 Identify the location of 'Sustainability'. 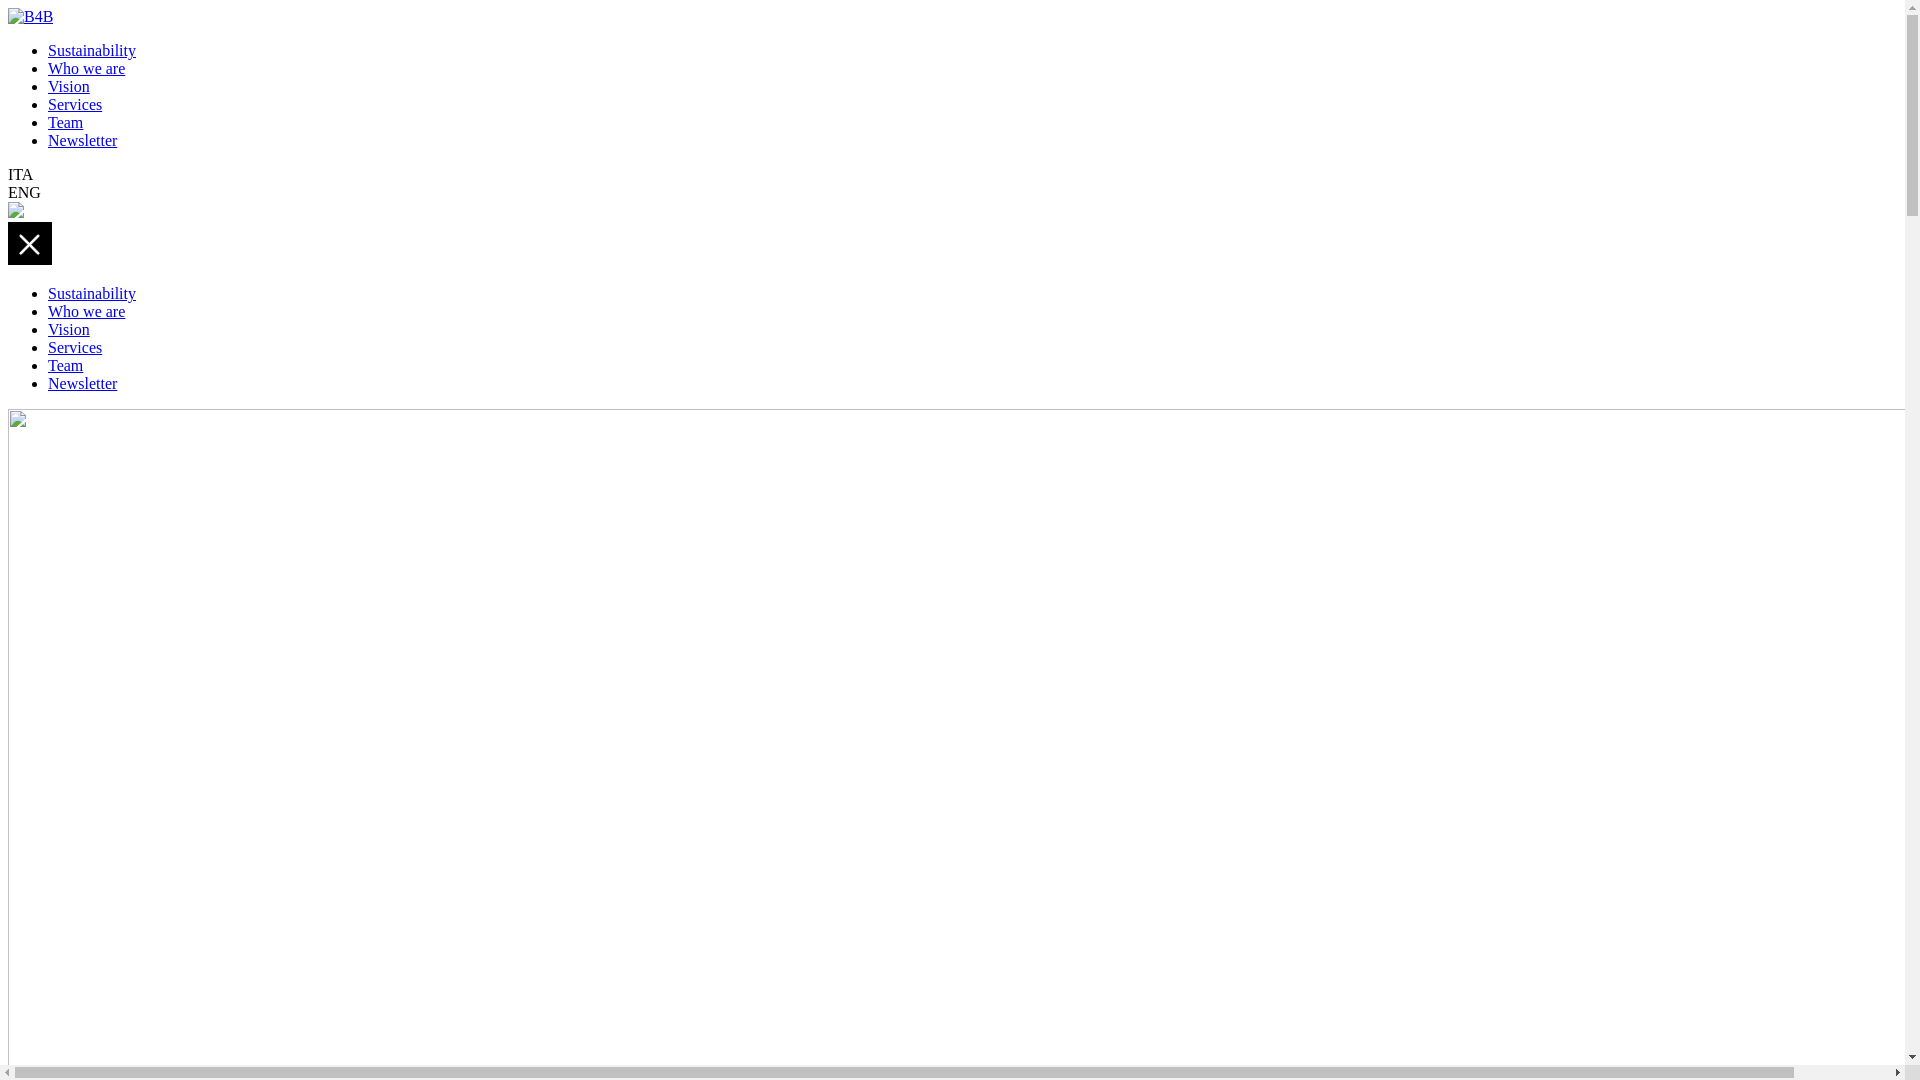
(90, 293).